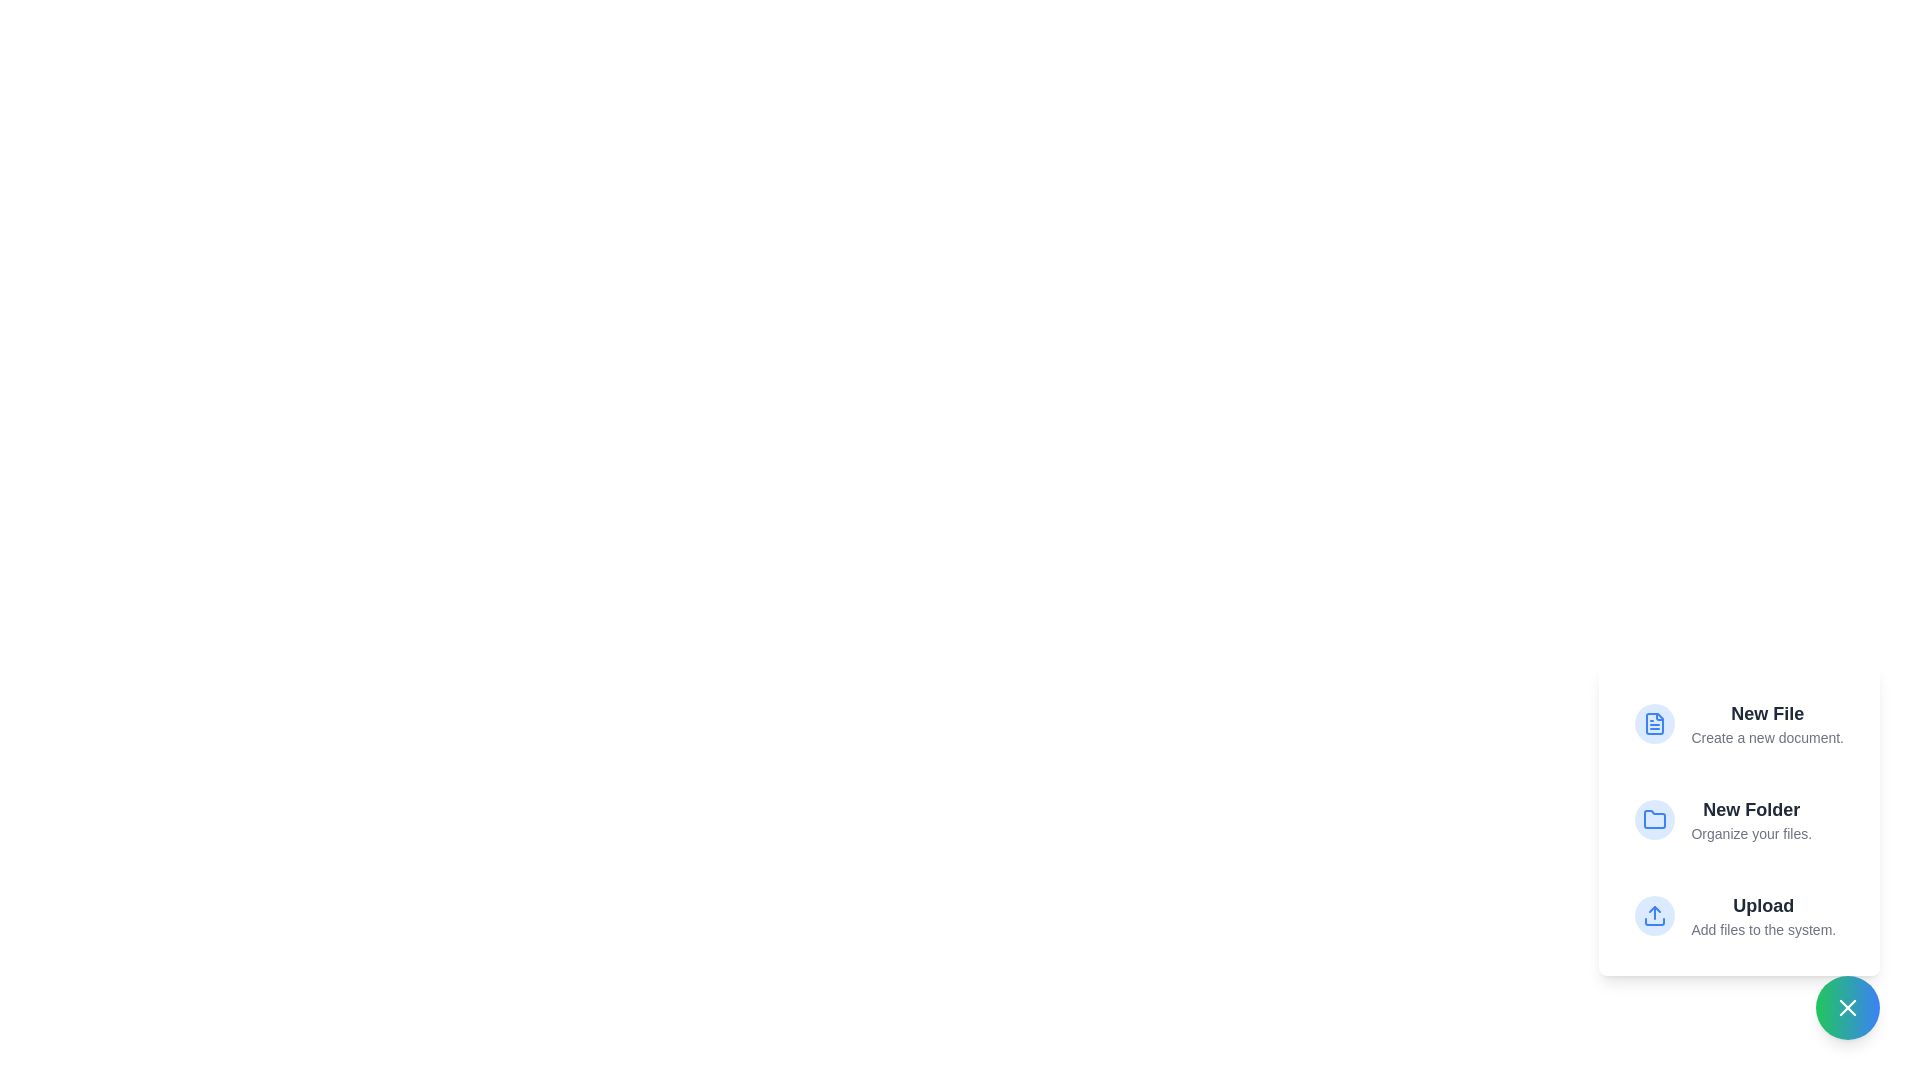  What do you see at coordinates (1738, 724) in the screenshot?
I see `the 'New File' option to create a new document` at bounding box center [1738, 724].